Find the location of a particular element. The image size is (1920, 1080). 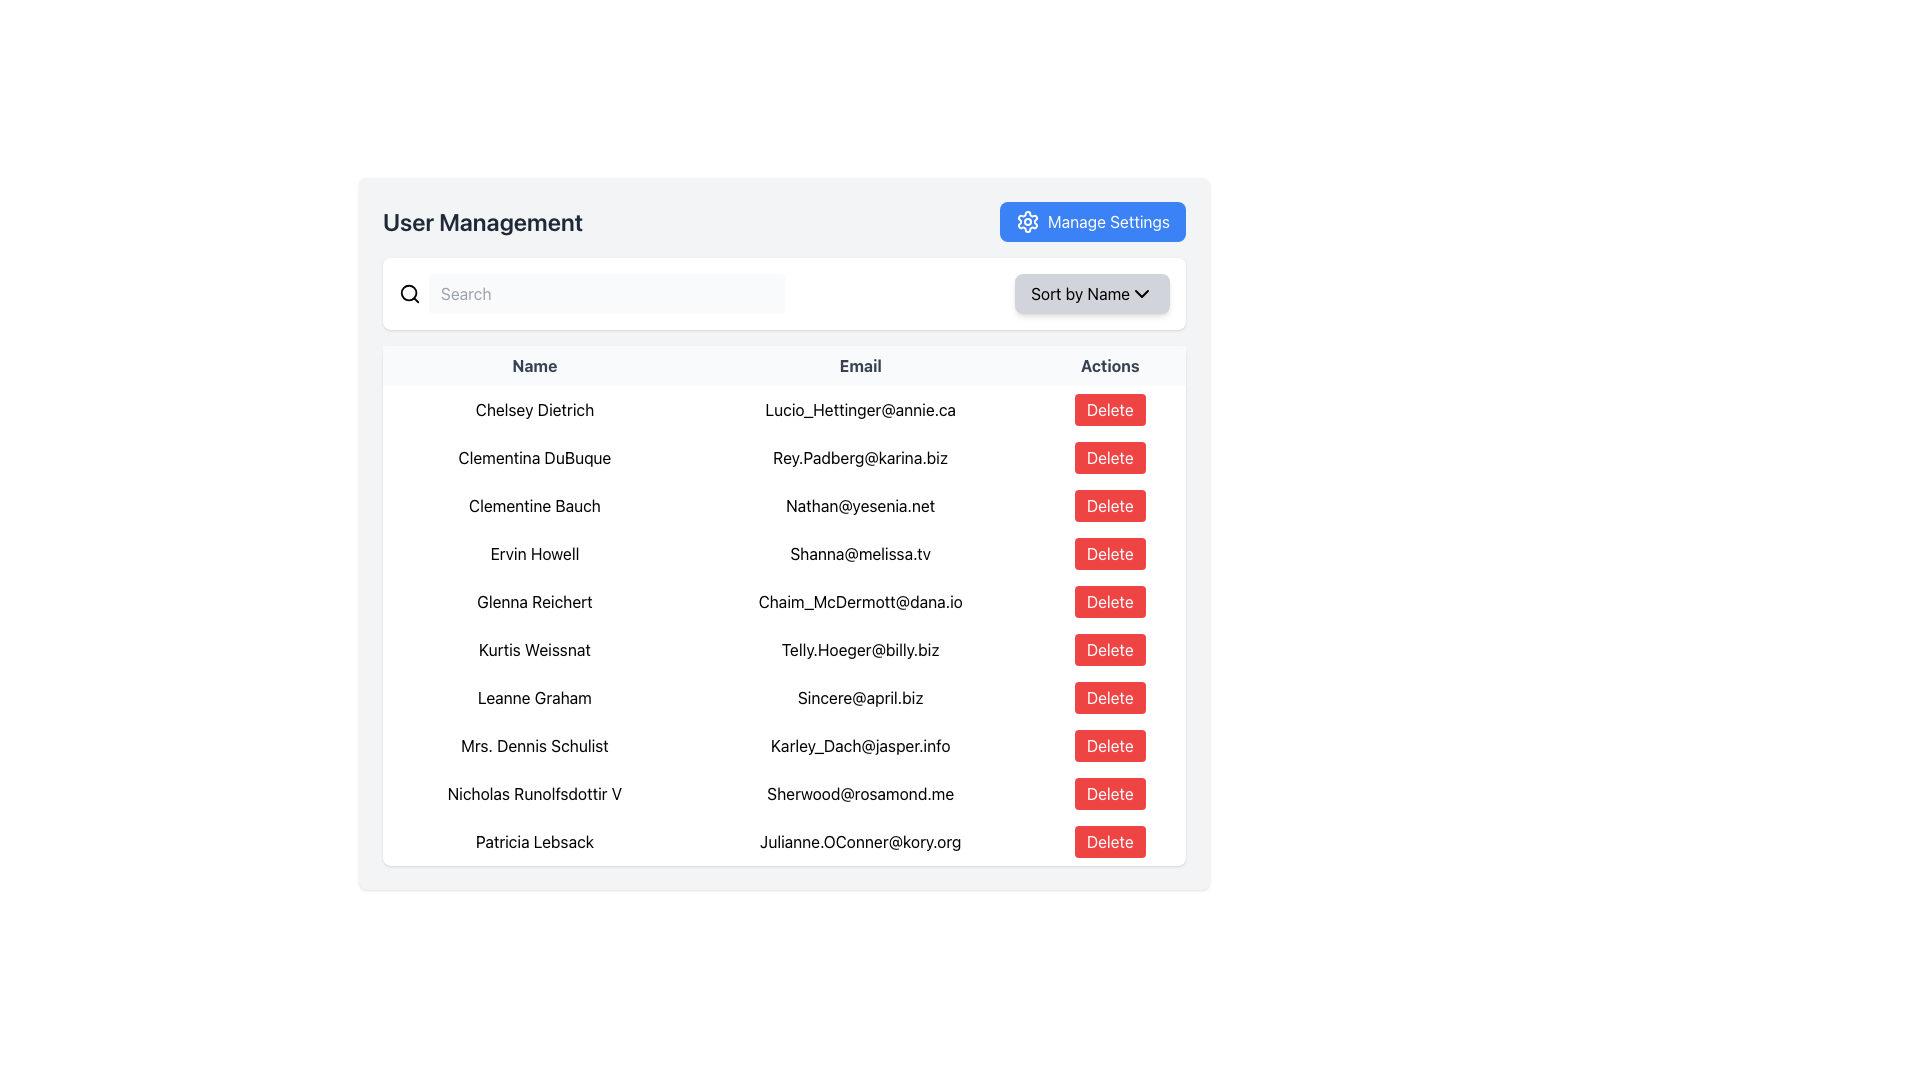

the red 'Delete' button with rounded corners located in the 'Actions' column of the user management table for user 'Kurtis Weissnat' is located at coordinates (1109, 650).